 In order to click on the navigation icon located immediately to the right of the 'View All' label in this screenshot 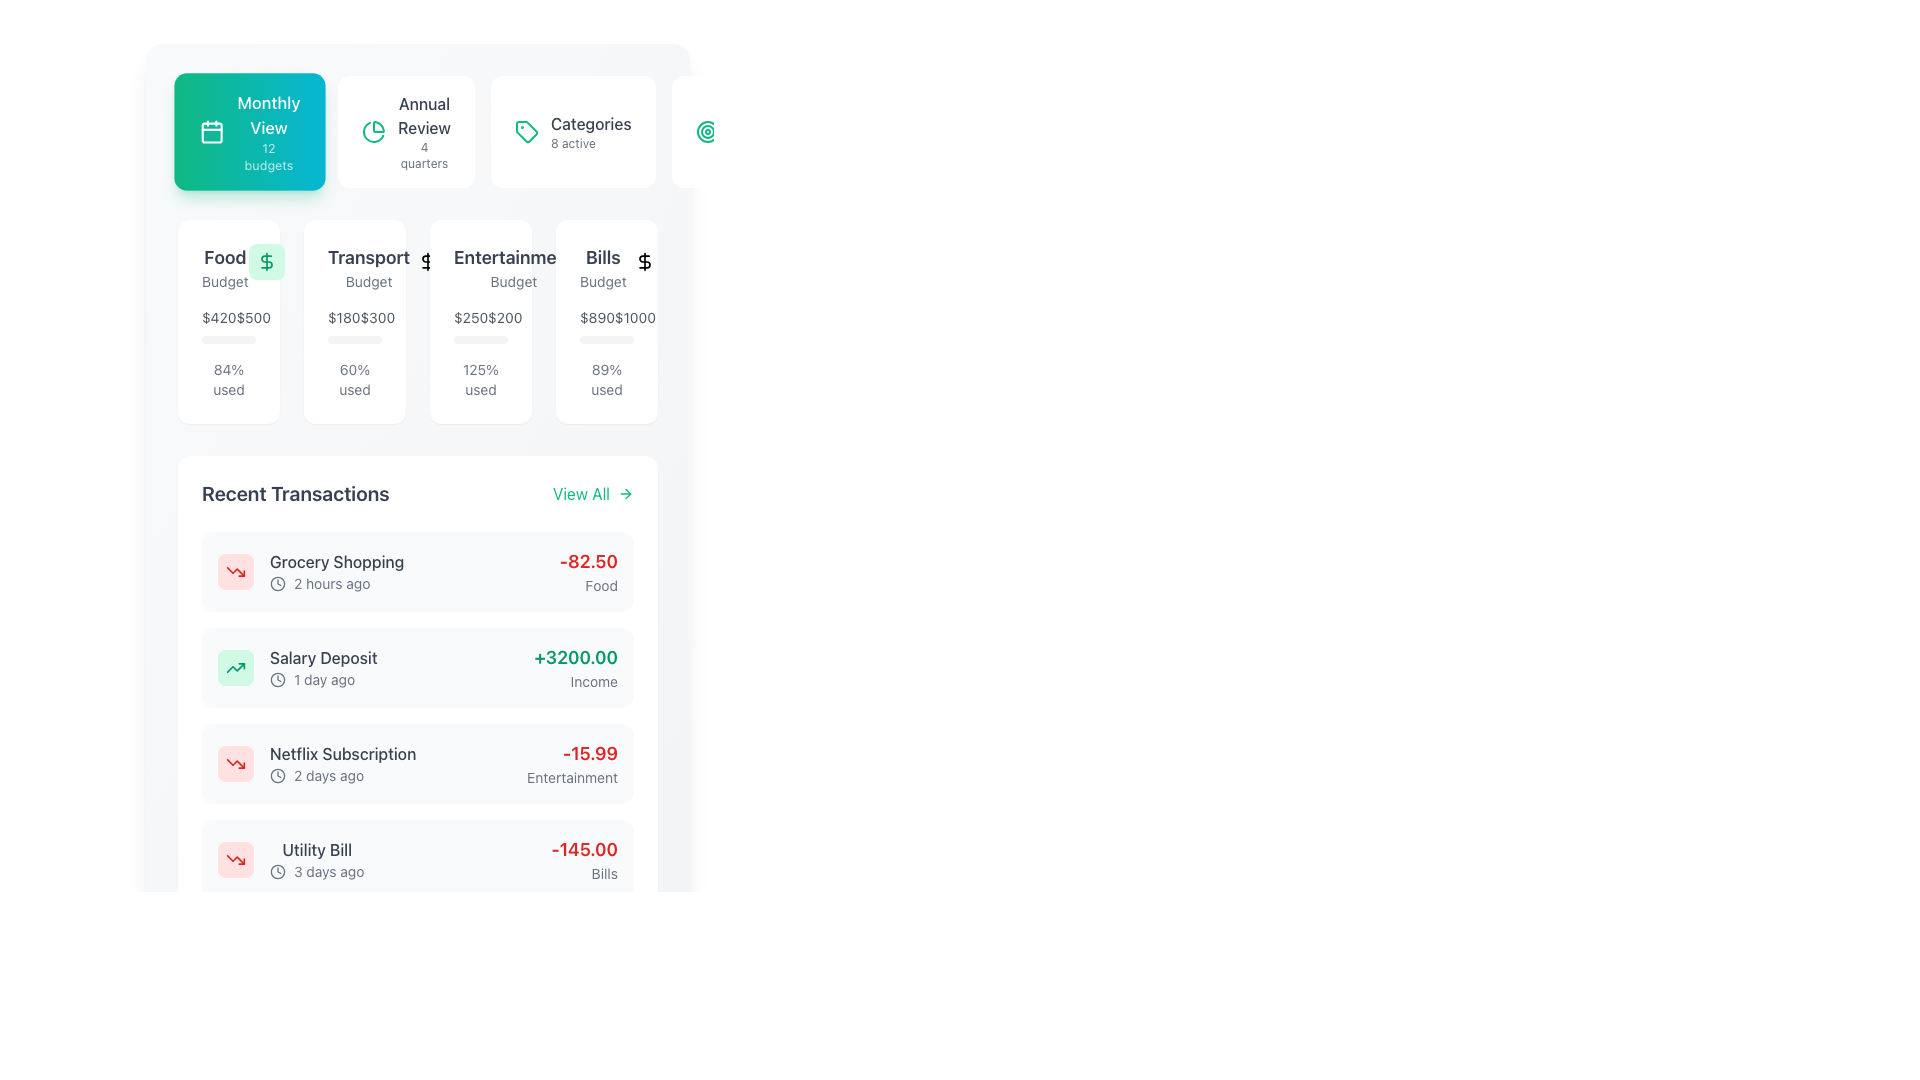, I will do `click(624, 493)`.